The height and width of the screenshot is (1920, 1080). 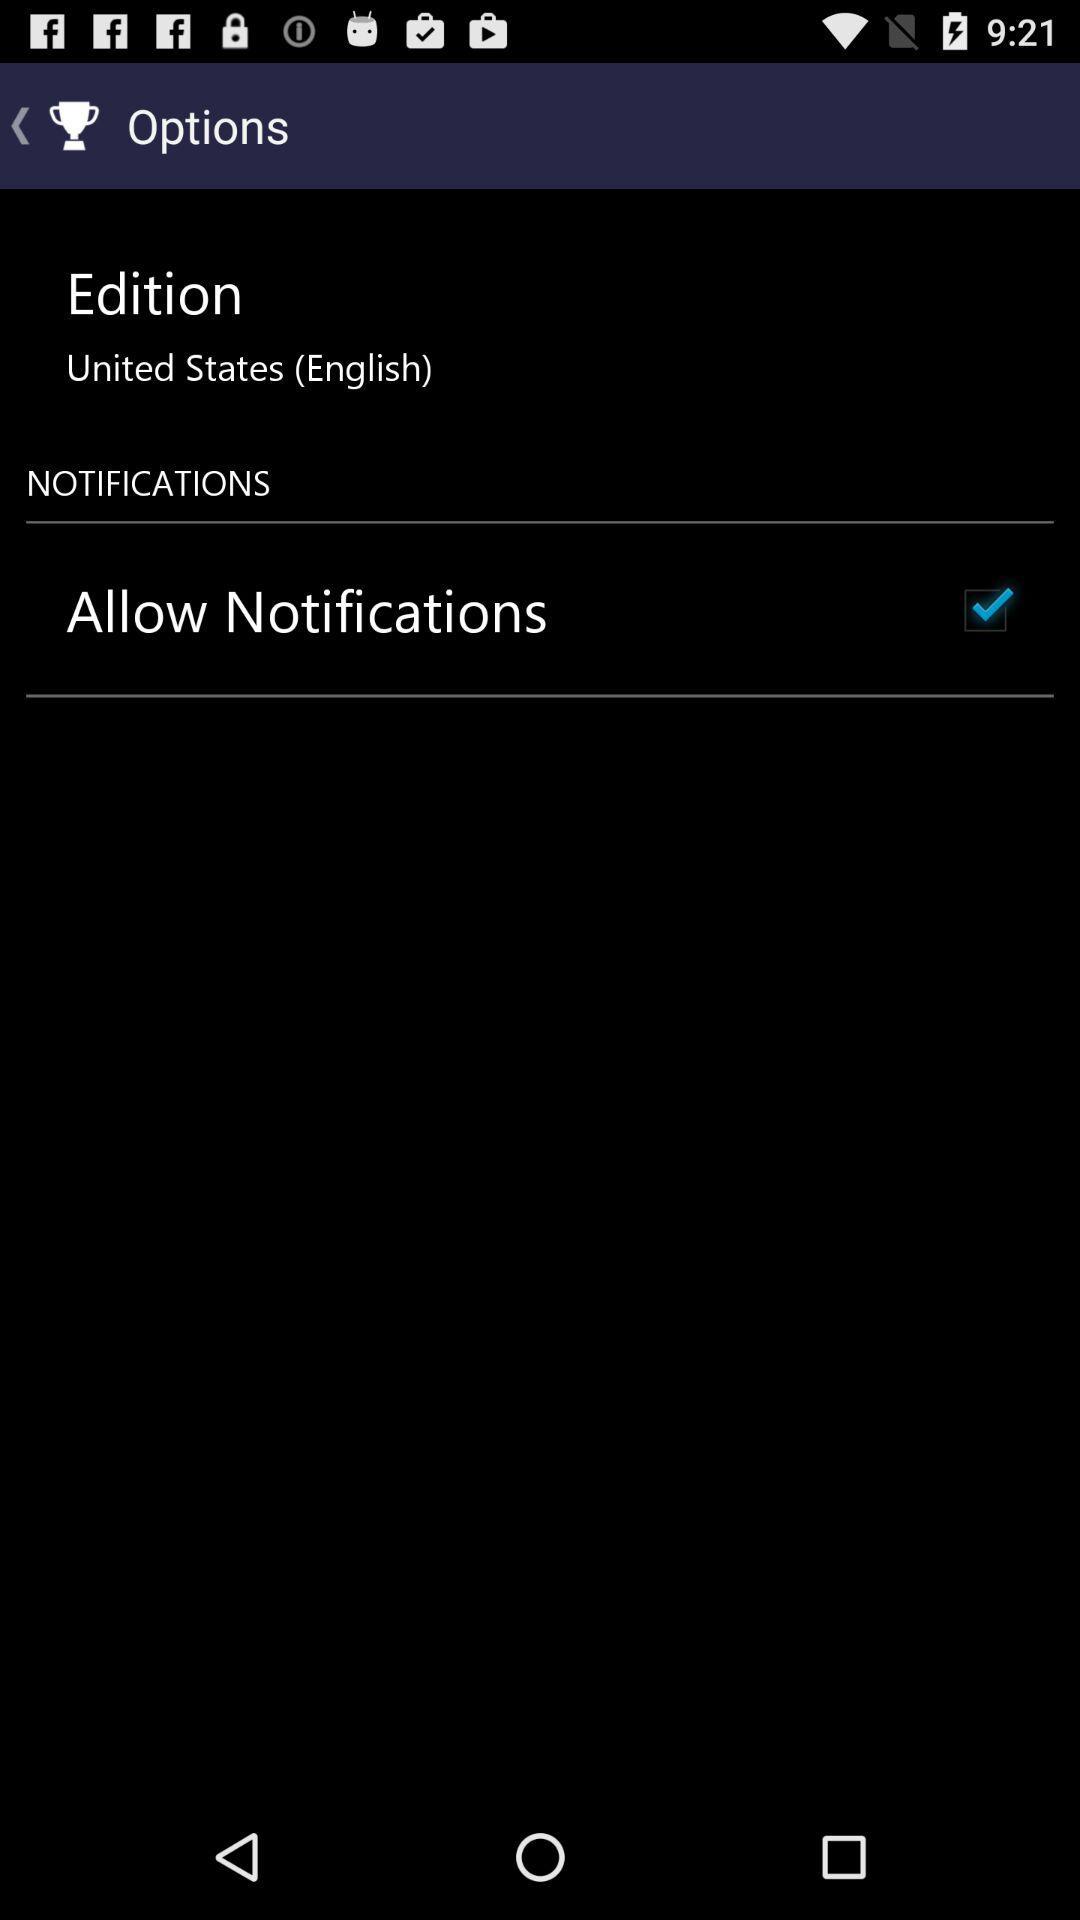 What do you see at coordinates (984, 609) in the screenshot?
I see `the item below notifications item` at bounding box center [984, 609].